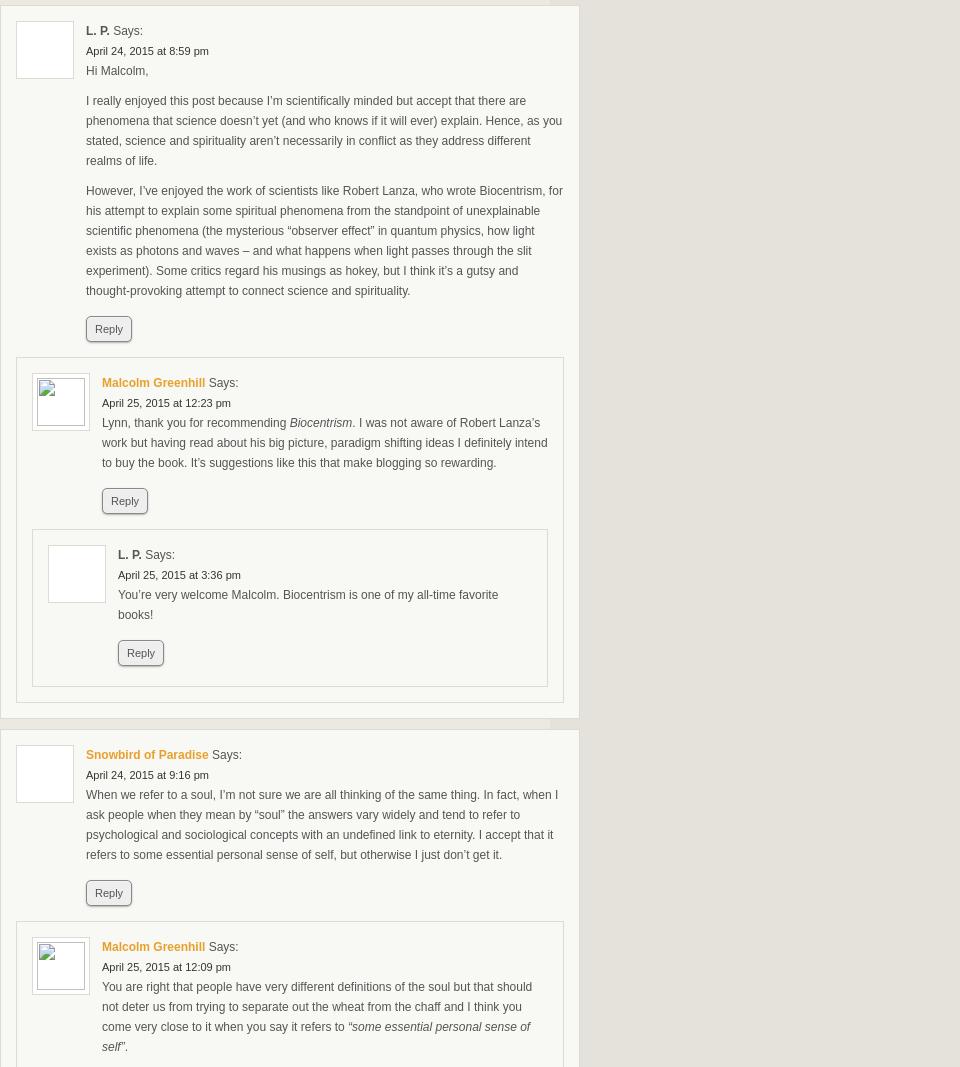  What do you see at coordinates (165, 402) in the screenshot?
I see `'April 25, 2015 at 12:23 pm'` at bounding box center [165, 402].